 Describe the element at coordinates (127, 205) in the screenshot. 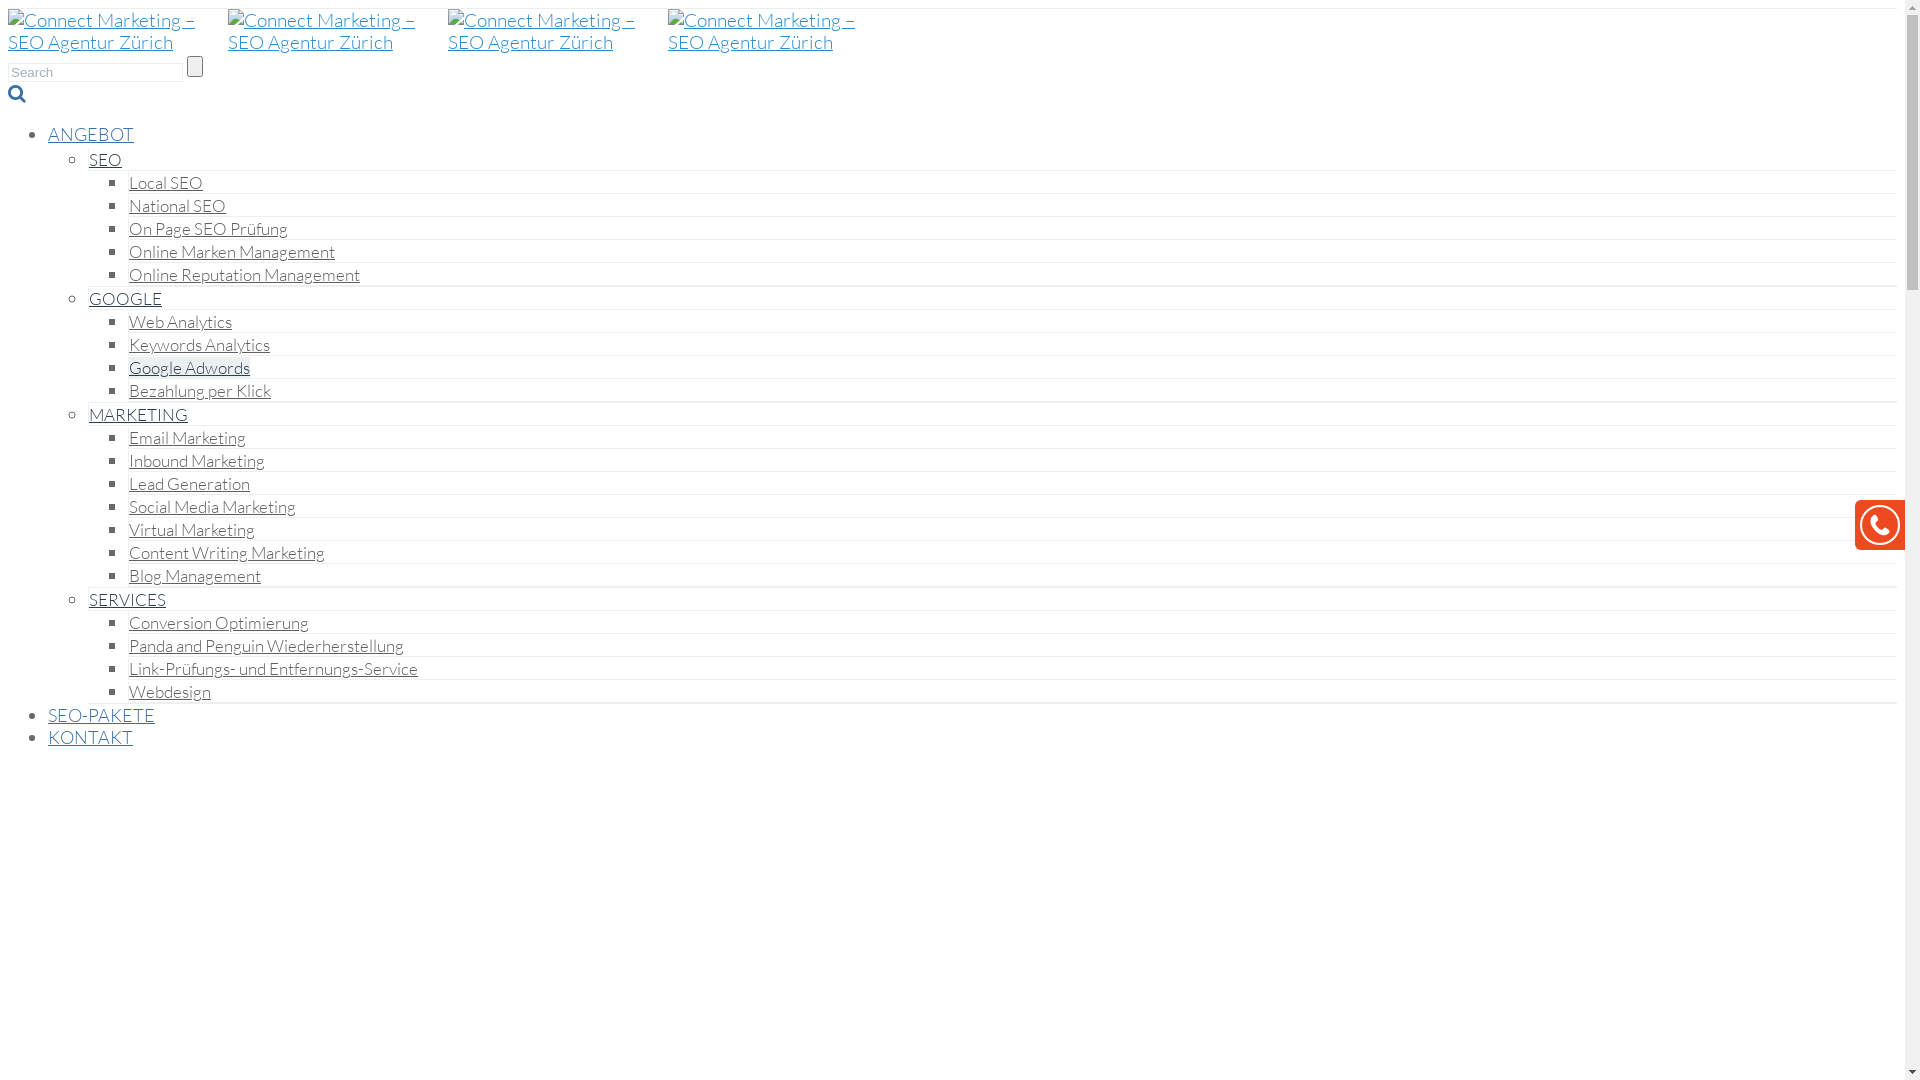

I see `'National SEO'` at that location.